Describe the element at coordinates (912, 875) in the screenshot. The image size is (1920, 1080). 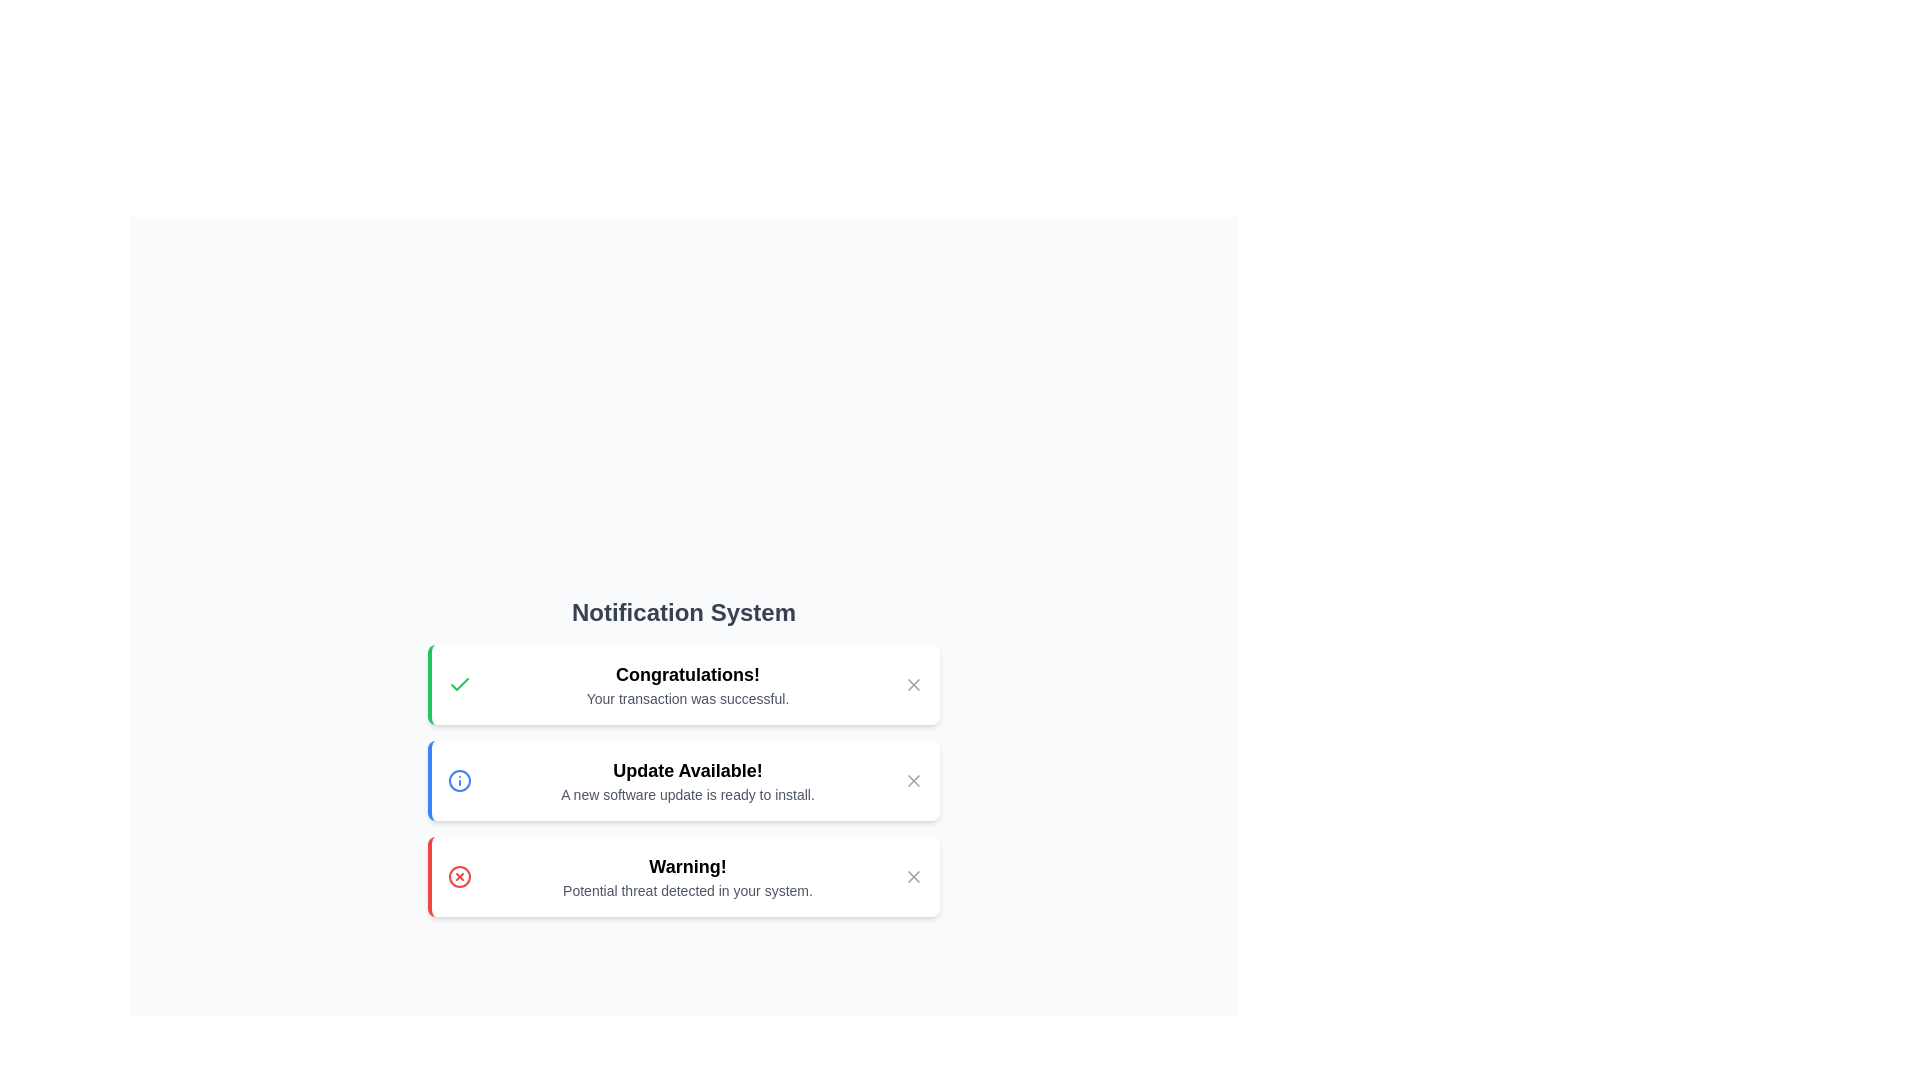
I see `the close button located on the right side of the notification box` at that location.